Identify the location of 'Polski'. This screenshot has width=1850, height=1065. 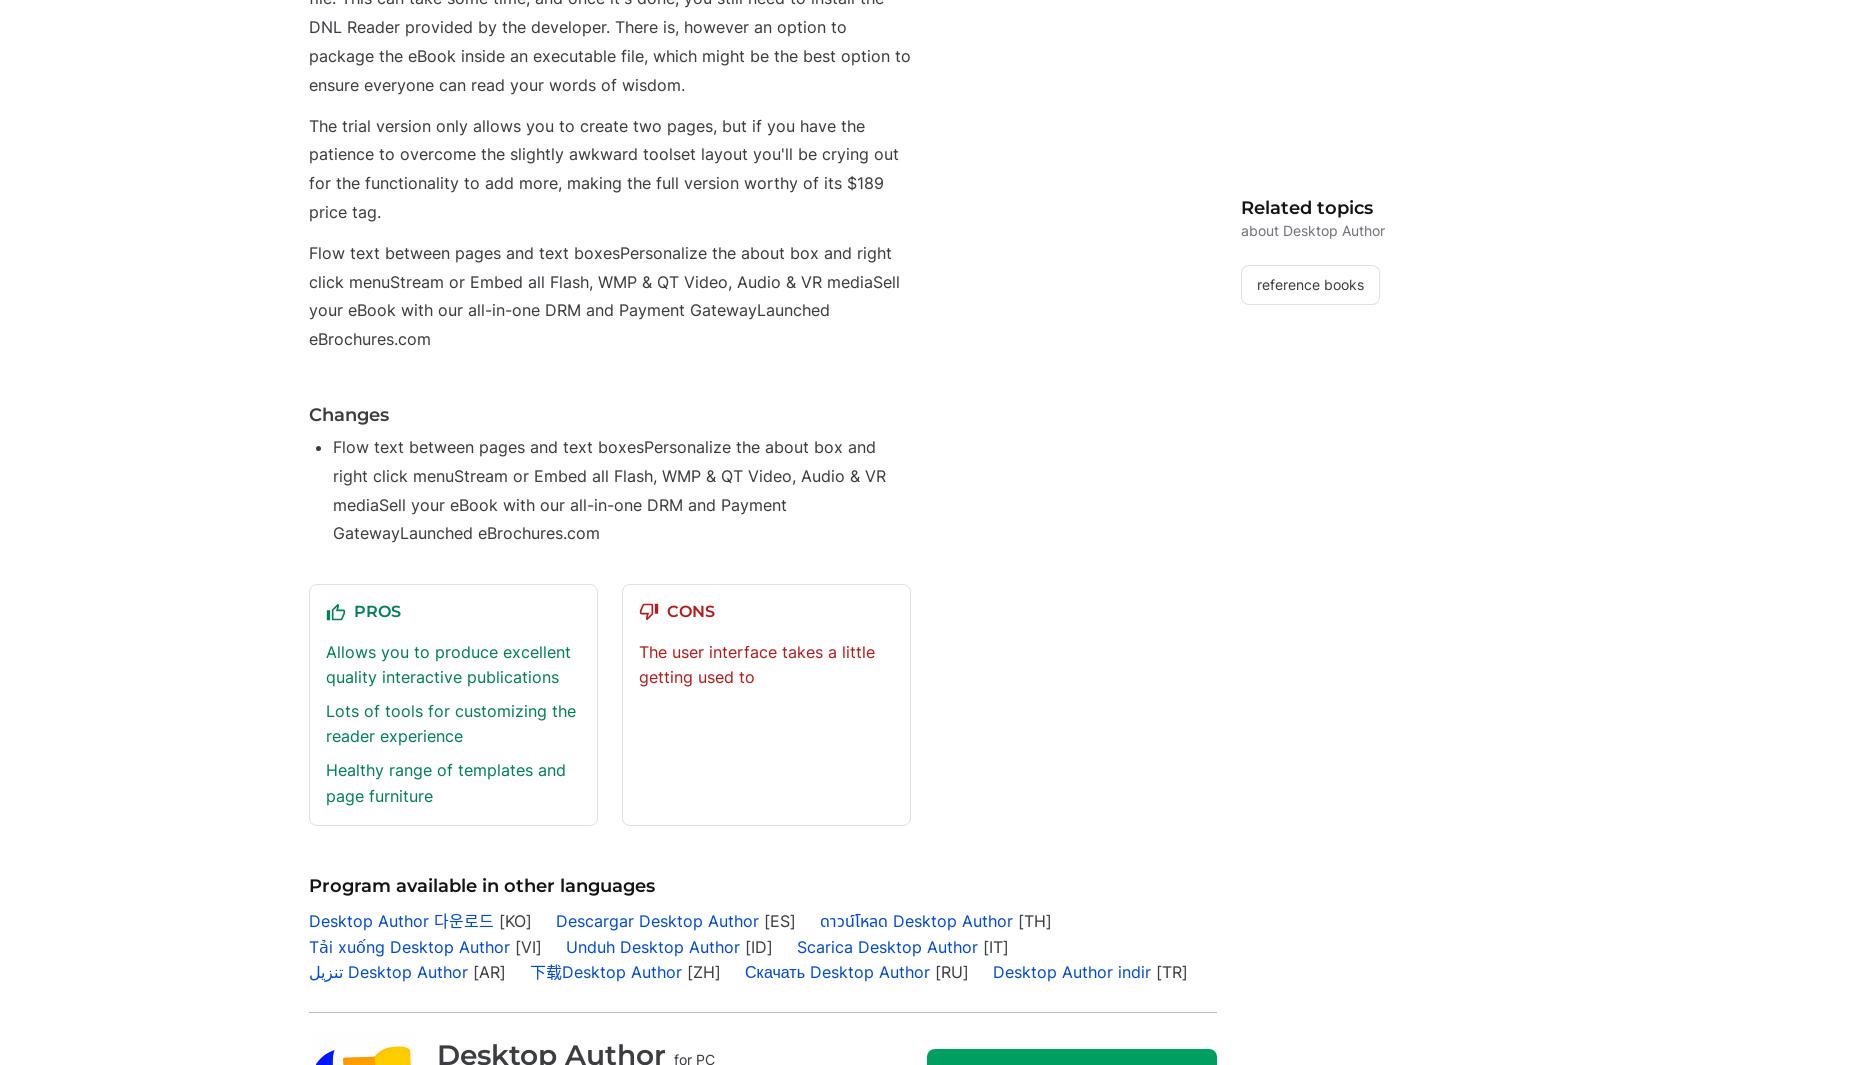
(1030, 156).